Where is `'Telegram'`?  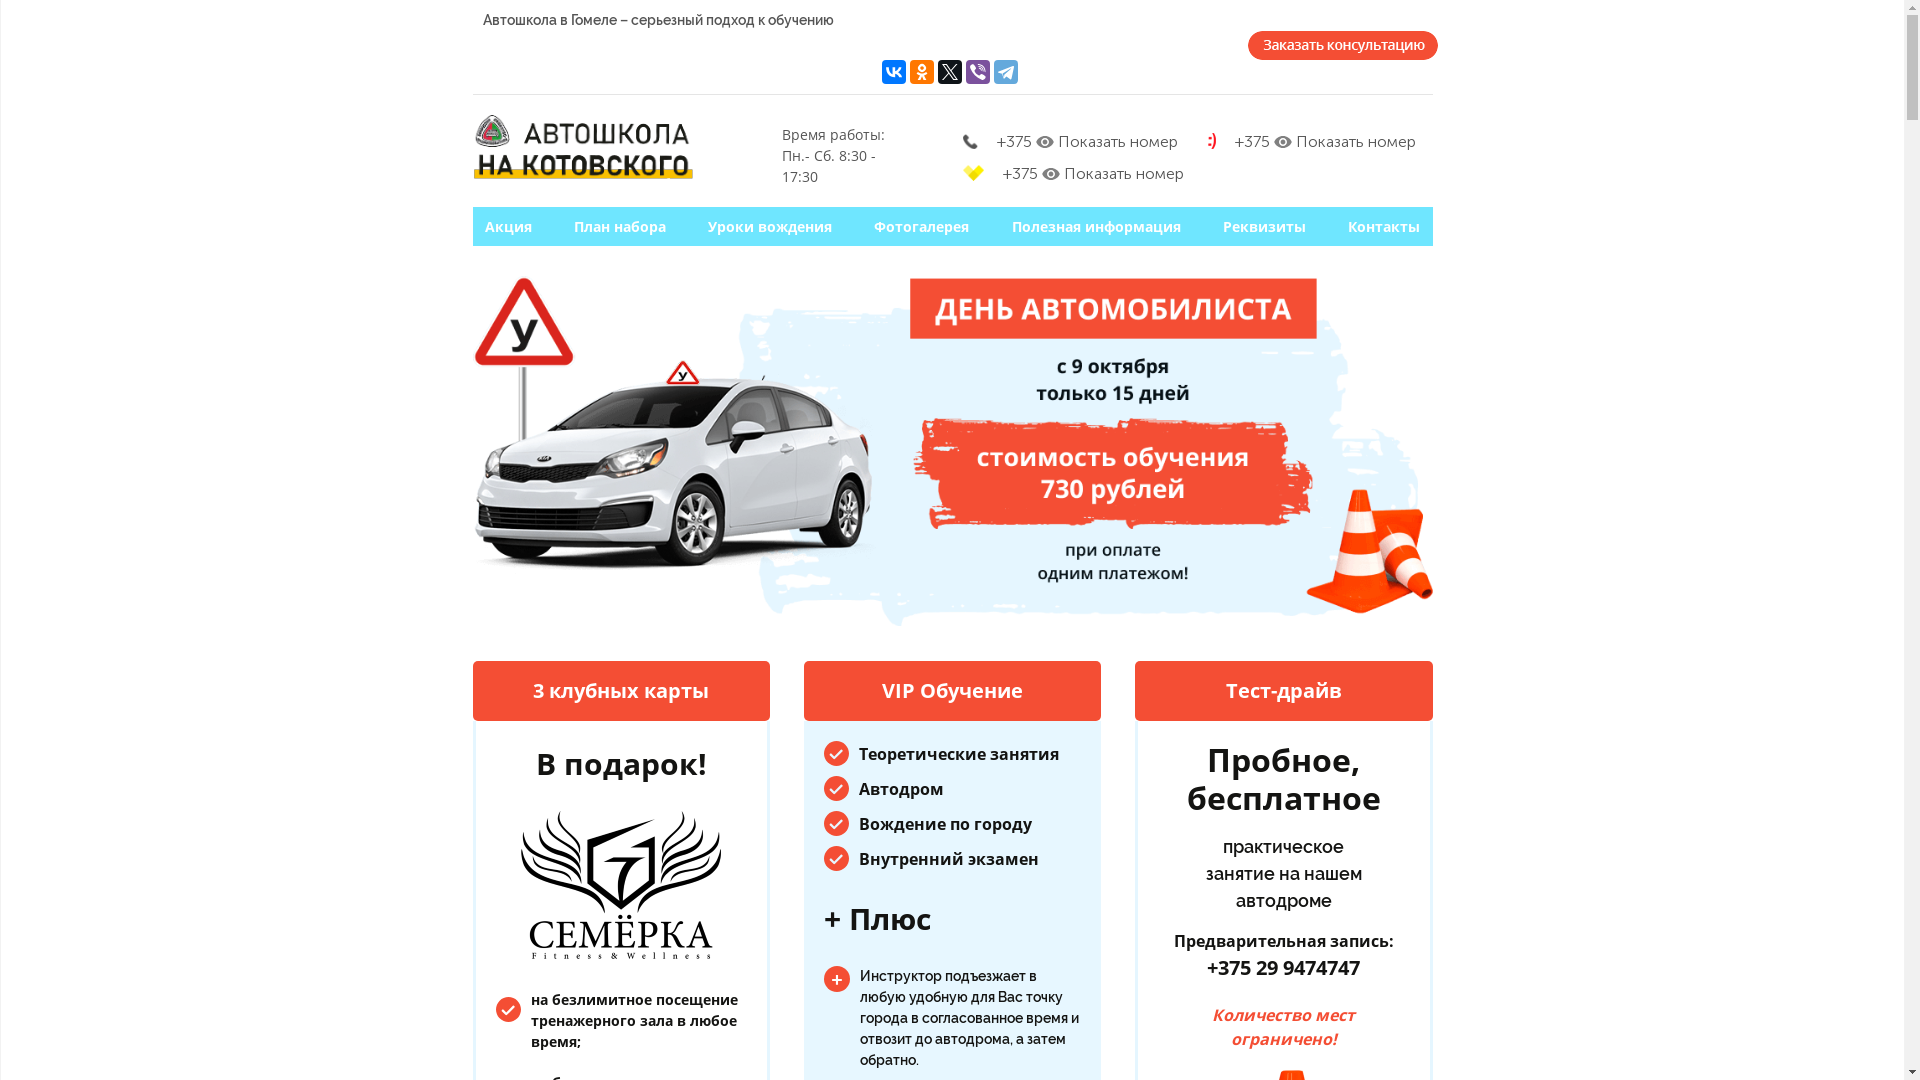
'Telegram' is located at coordinates (1006, 71).